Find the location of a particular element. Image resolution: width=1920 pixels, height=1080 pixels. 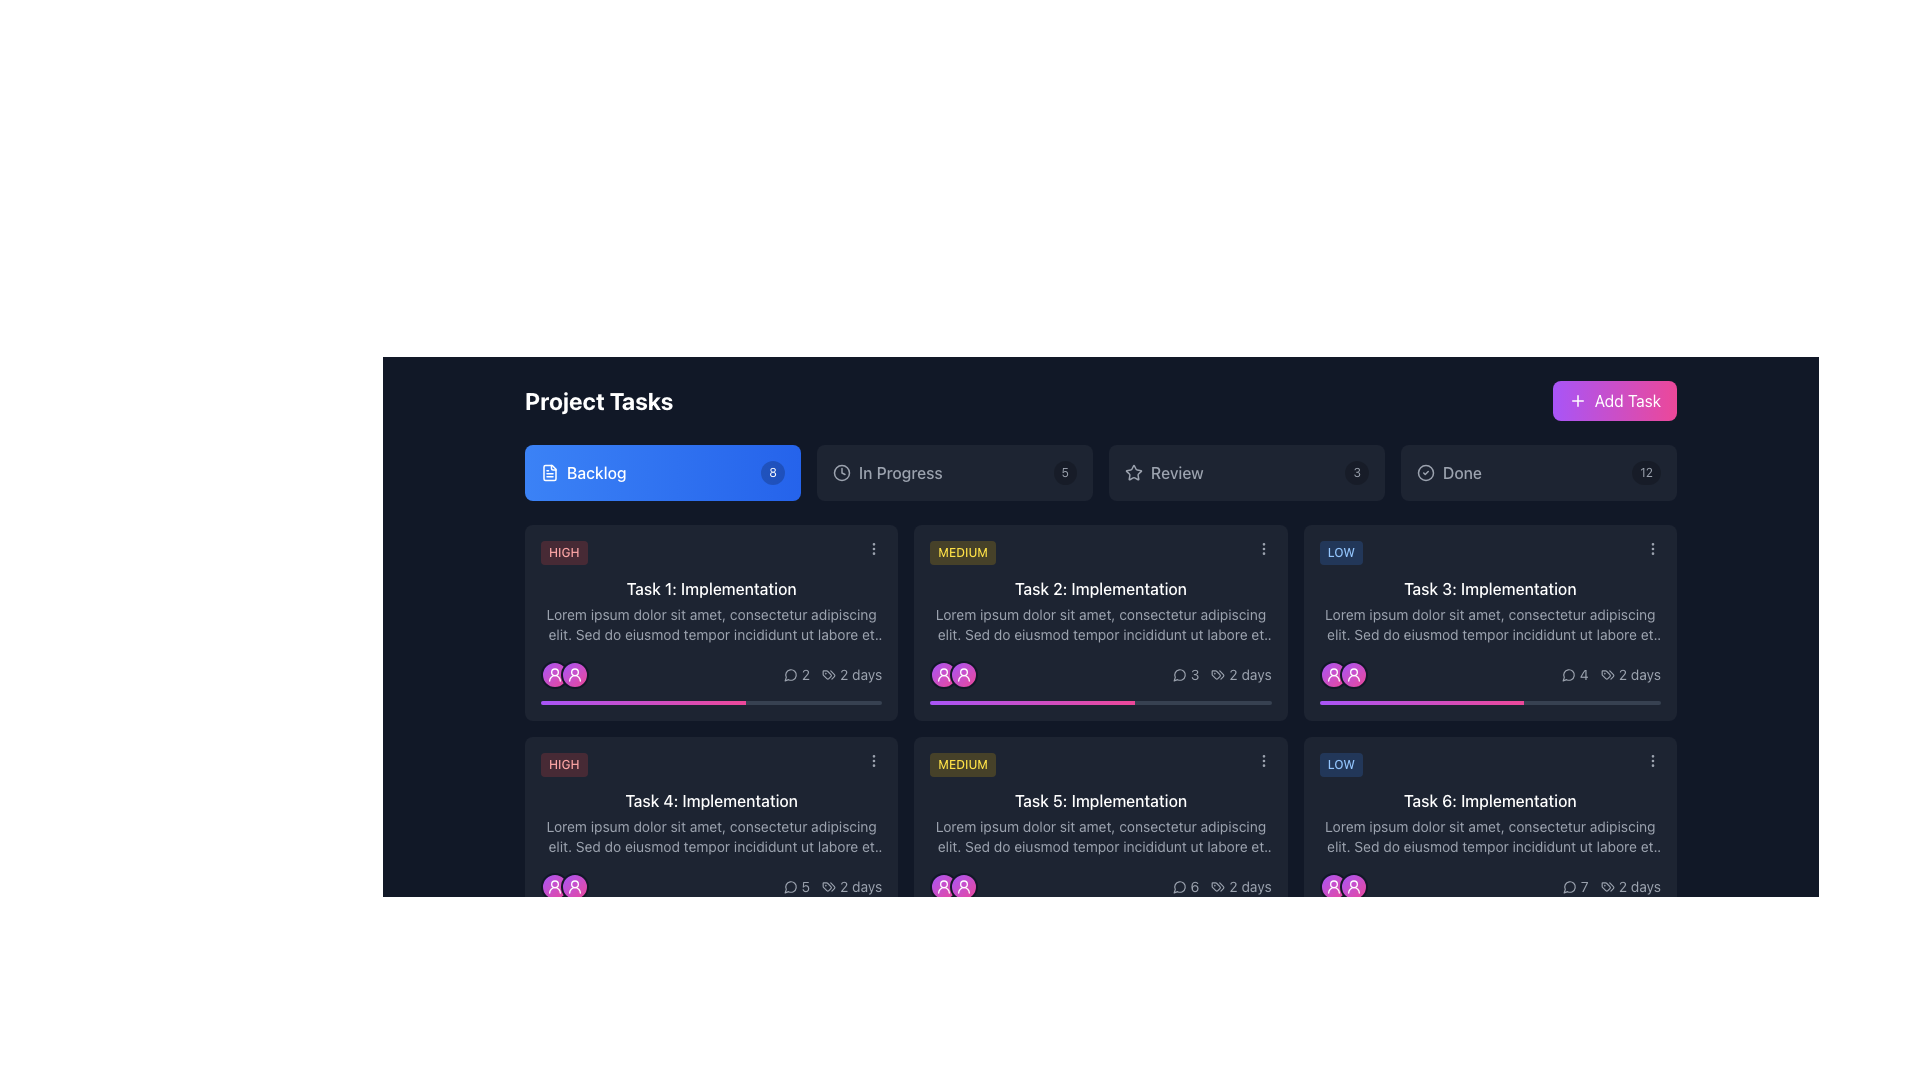

the task card located in the second row, first column of the project management interface is located at coordinates (711, 834).